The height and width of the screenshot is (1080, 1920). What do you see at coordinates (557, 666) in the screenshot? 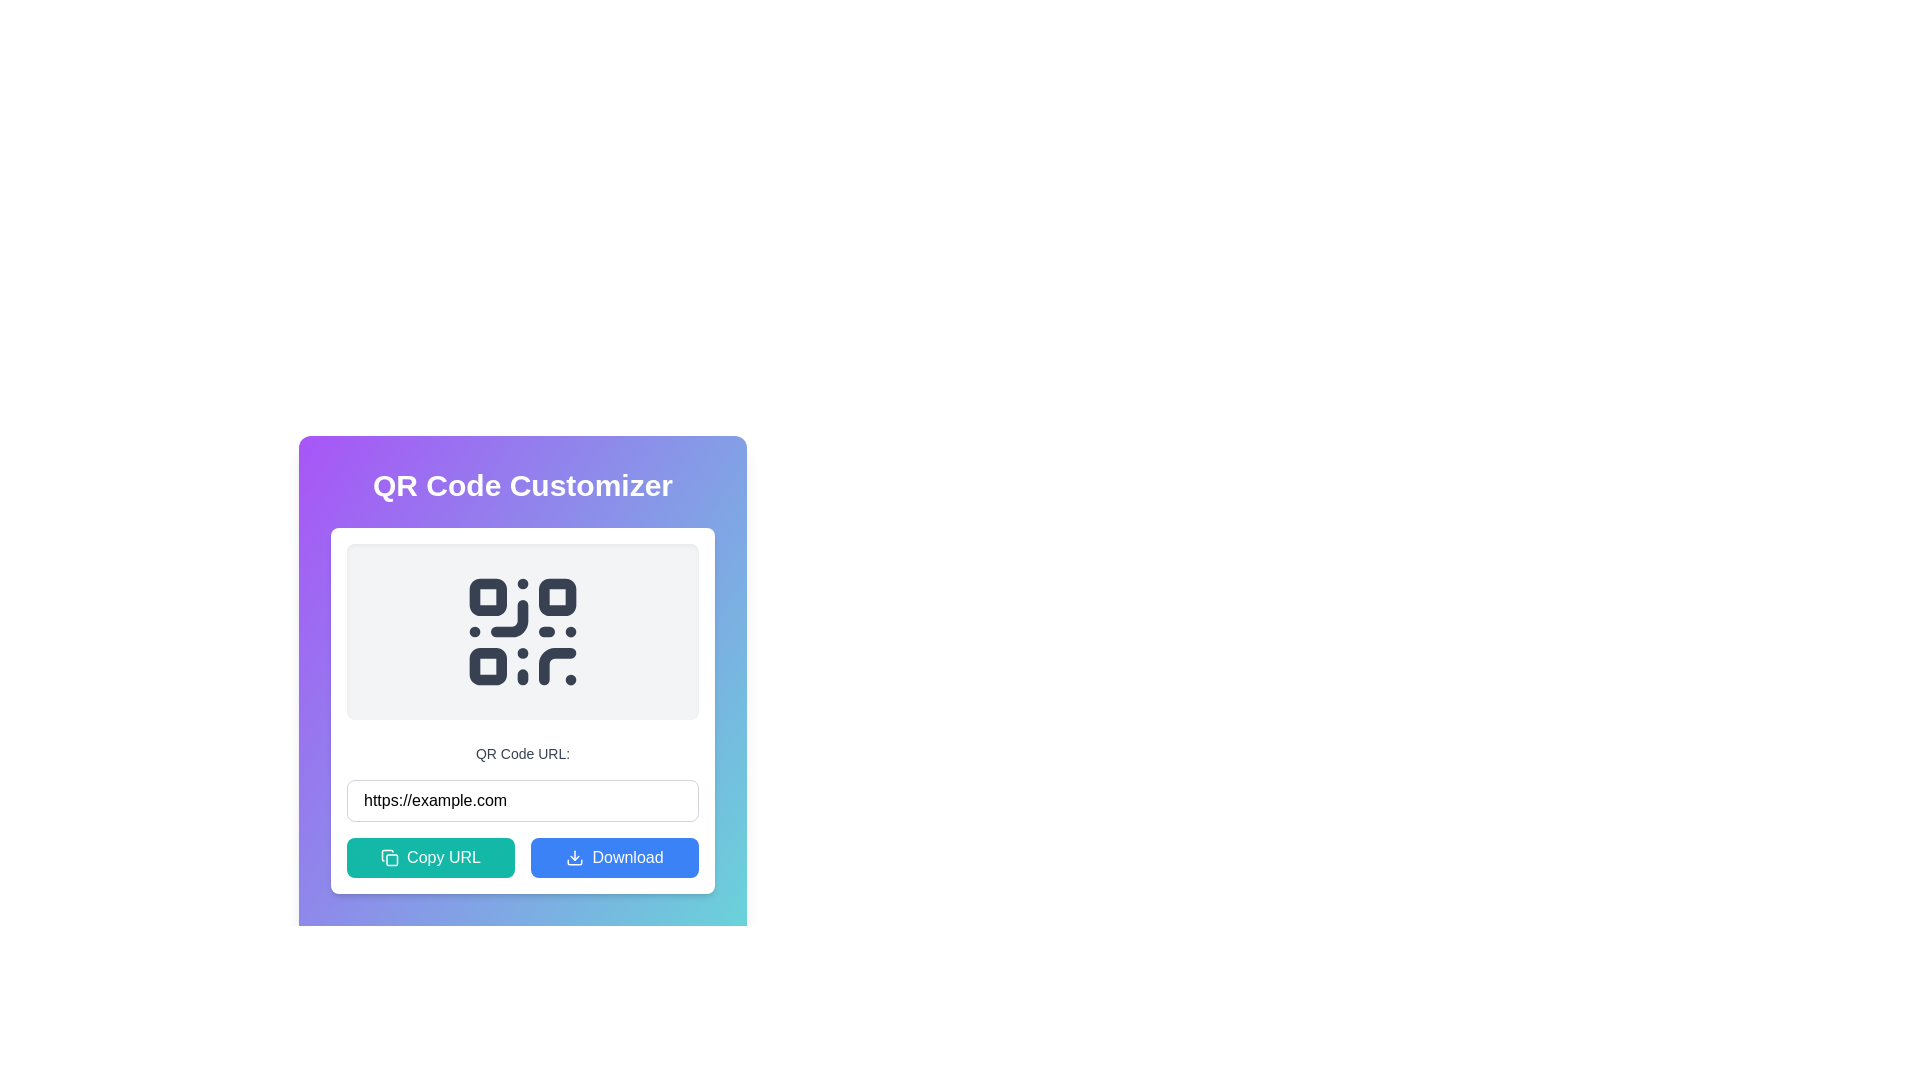
I see `small curve or arc decorative element located in the bottom right section of the QR code graphic by clicking on it` at bounding box center [557, 666].